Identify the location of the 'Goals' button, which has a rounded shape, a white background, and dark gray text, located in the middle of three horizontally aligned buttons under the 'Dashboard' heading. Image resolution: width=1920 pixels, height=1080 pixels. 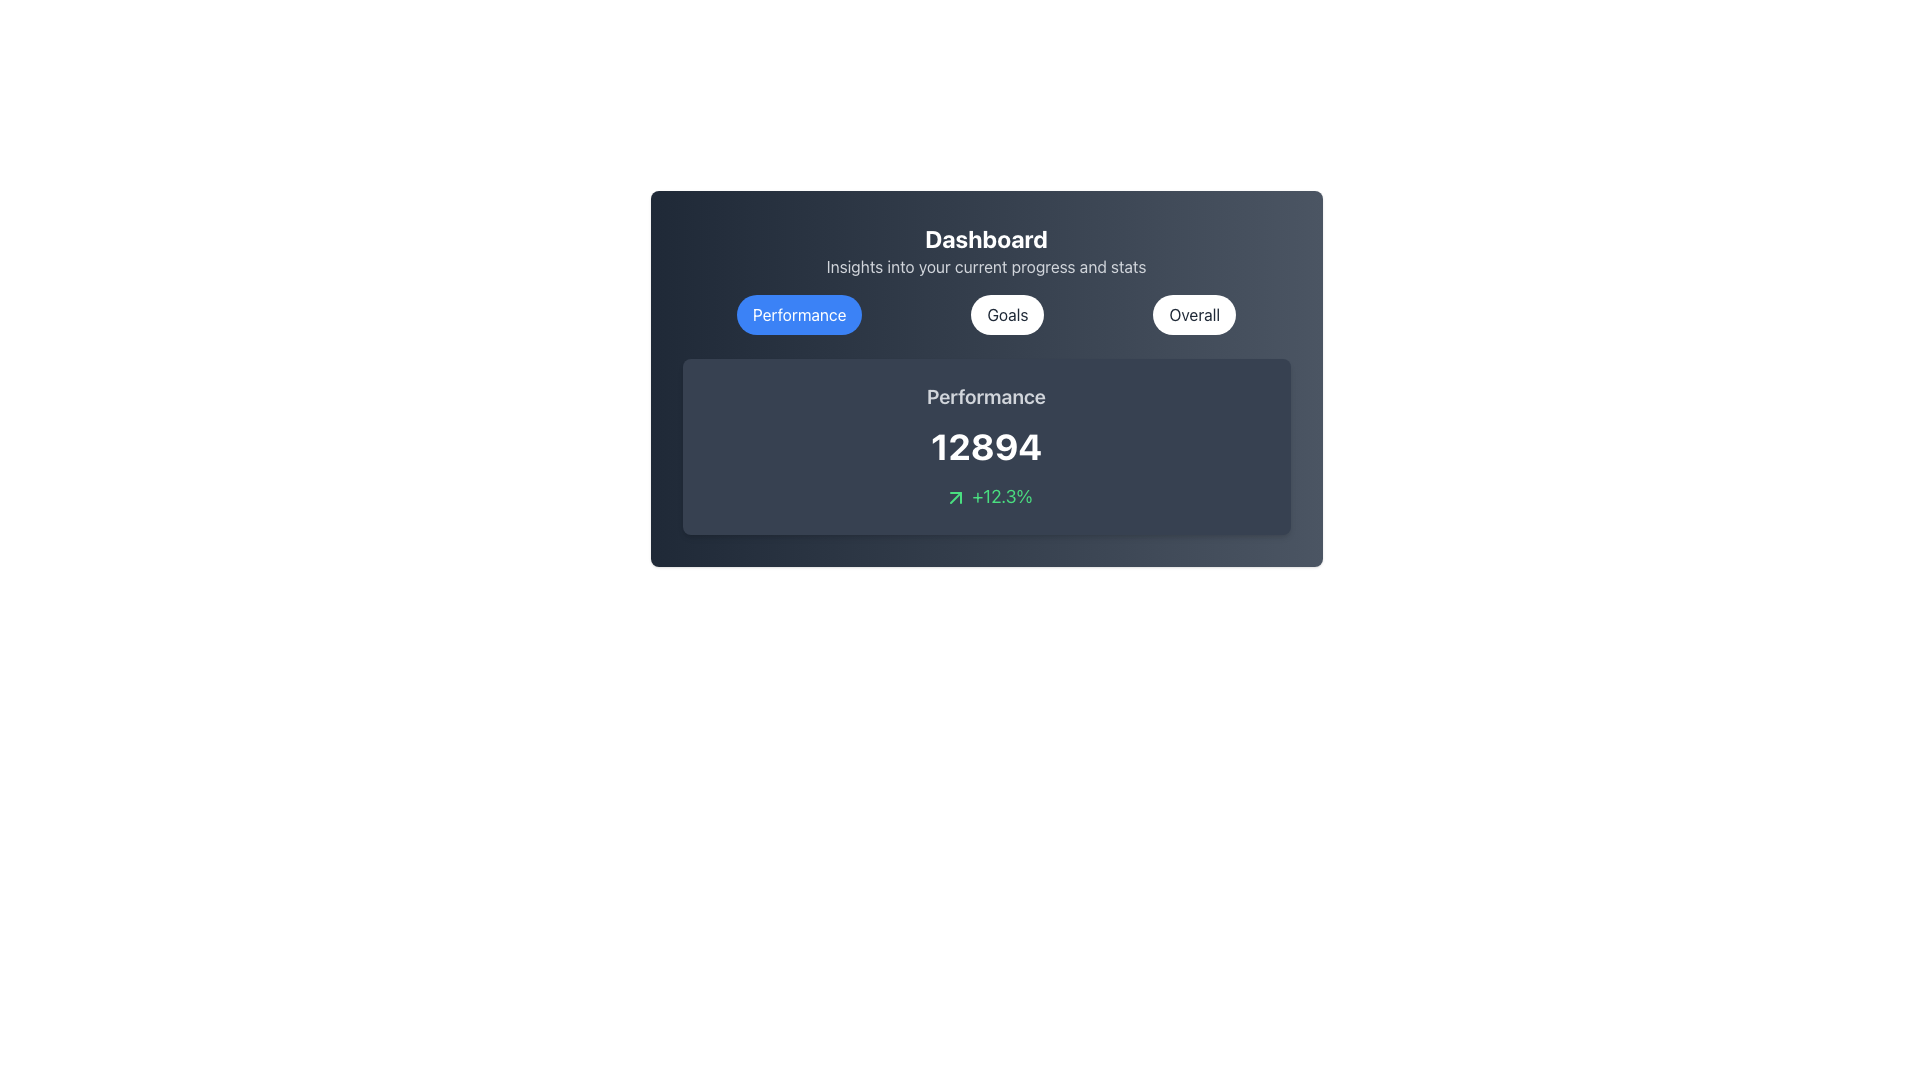
(1008, 315).